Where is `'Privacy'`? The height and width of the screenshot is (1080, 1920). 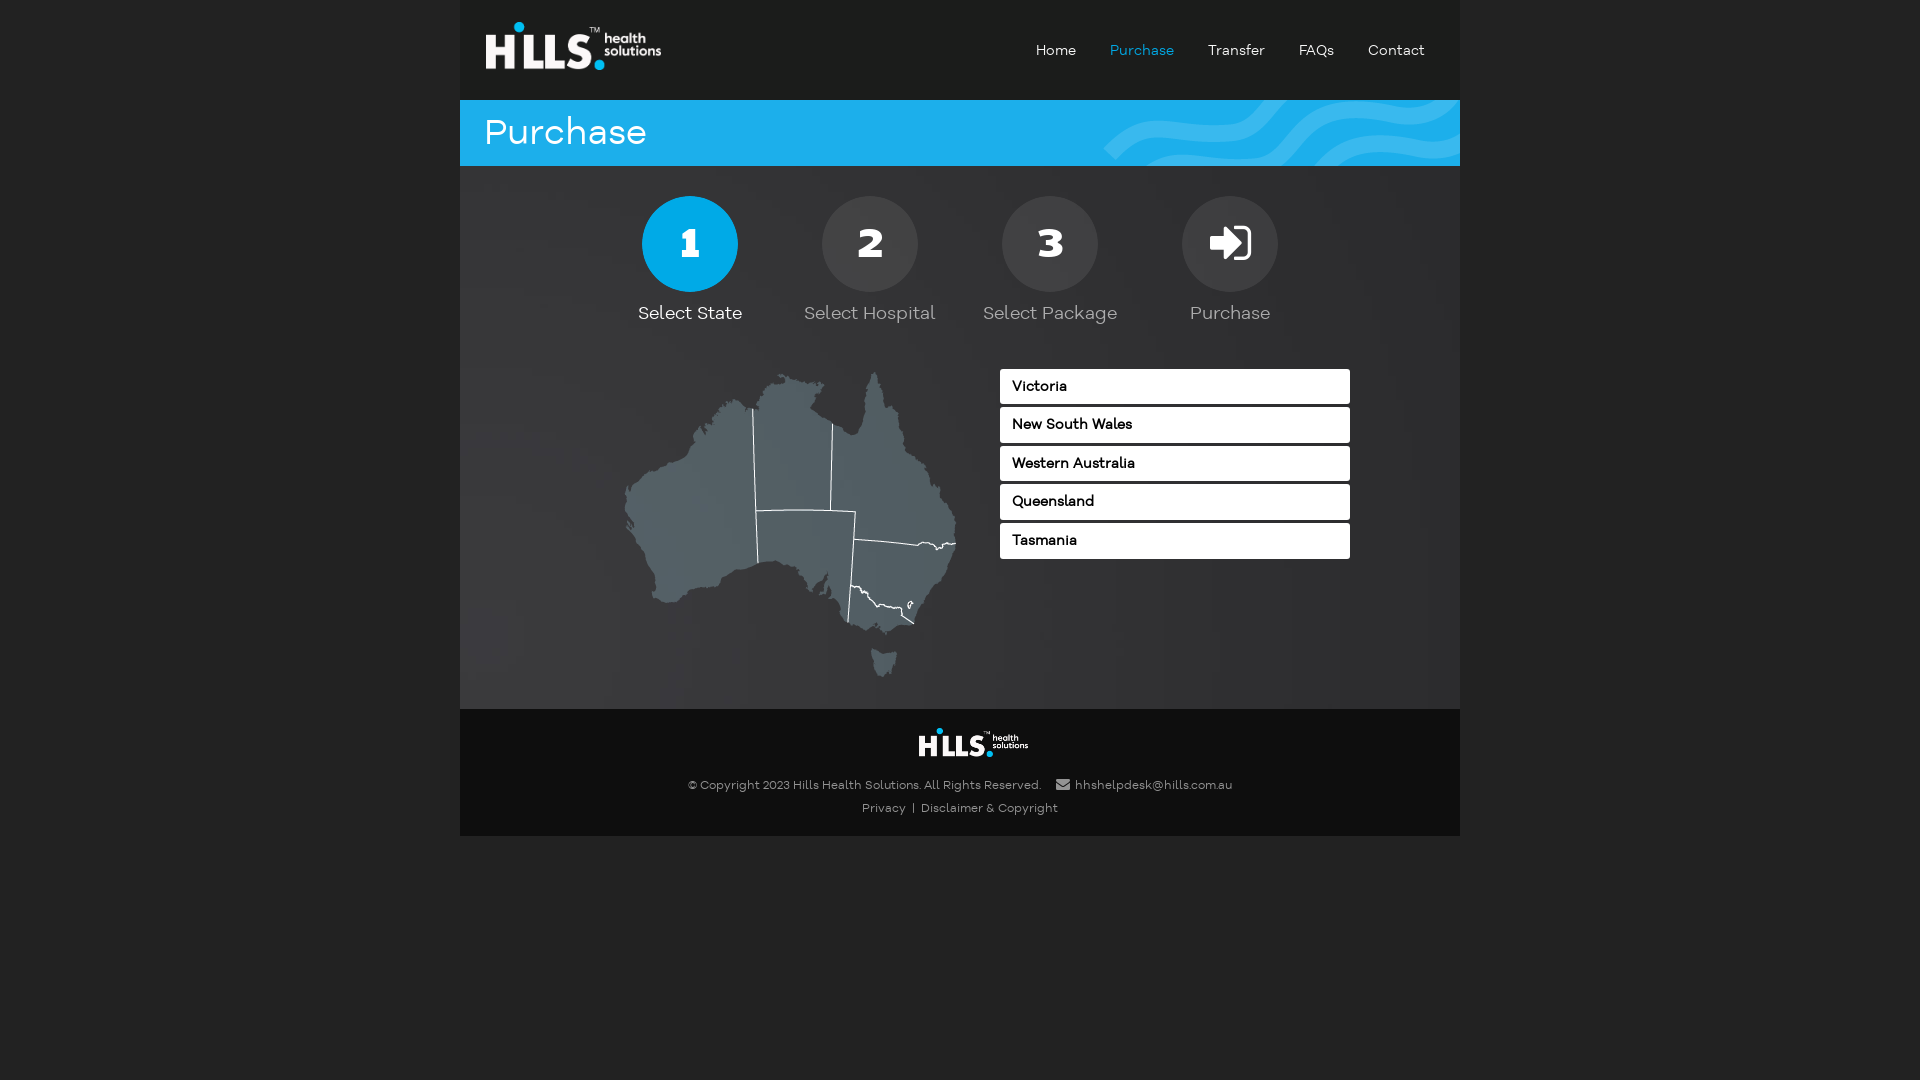 'Privacy' is located at coordinates (862, 807).